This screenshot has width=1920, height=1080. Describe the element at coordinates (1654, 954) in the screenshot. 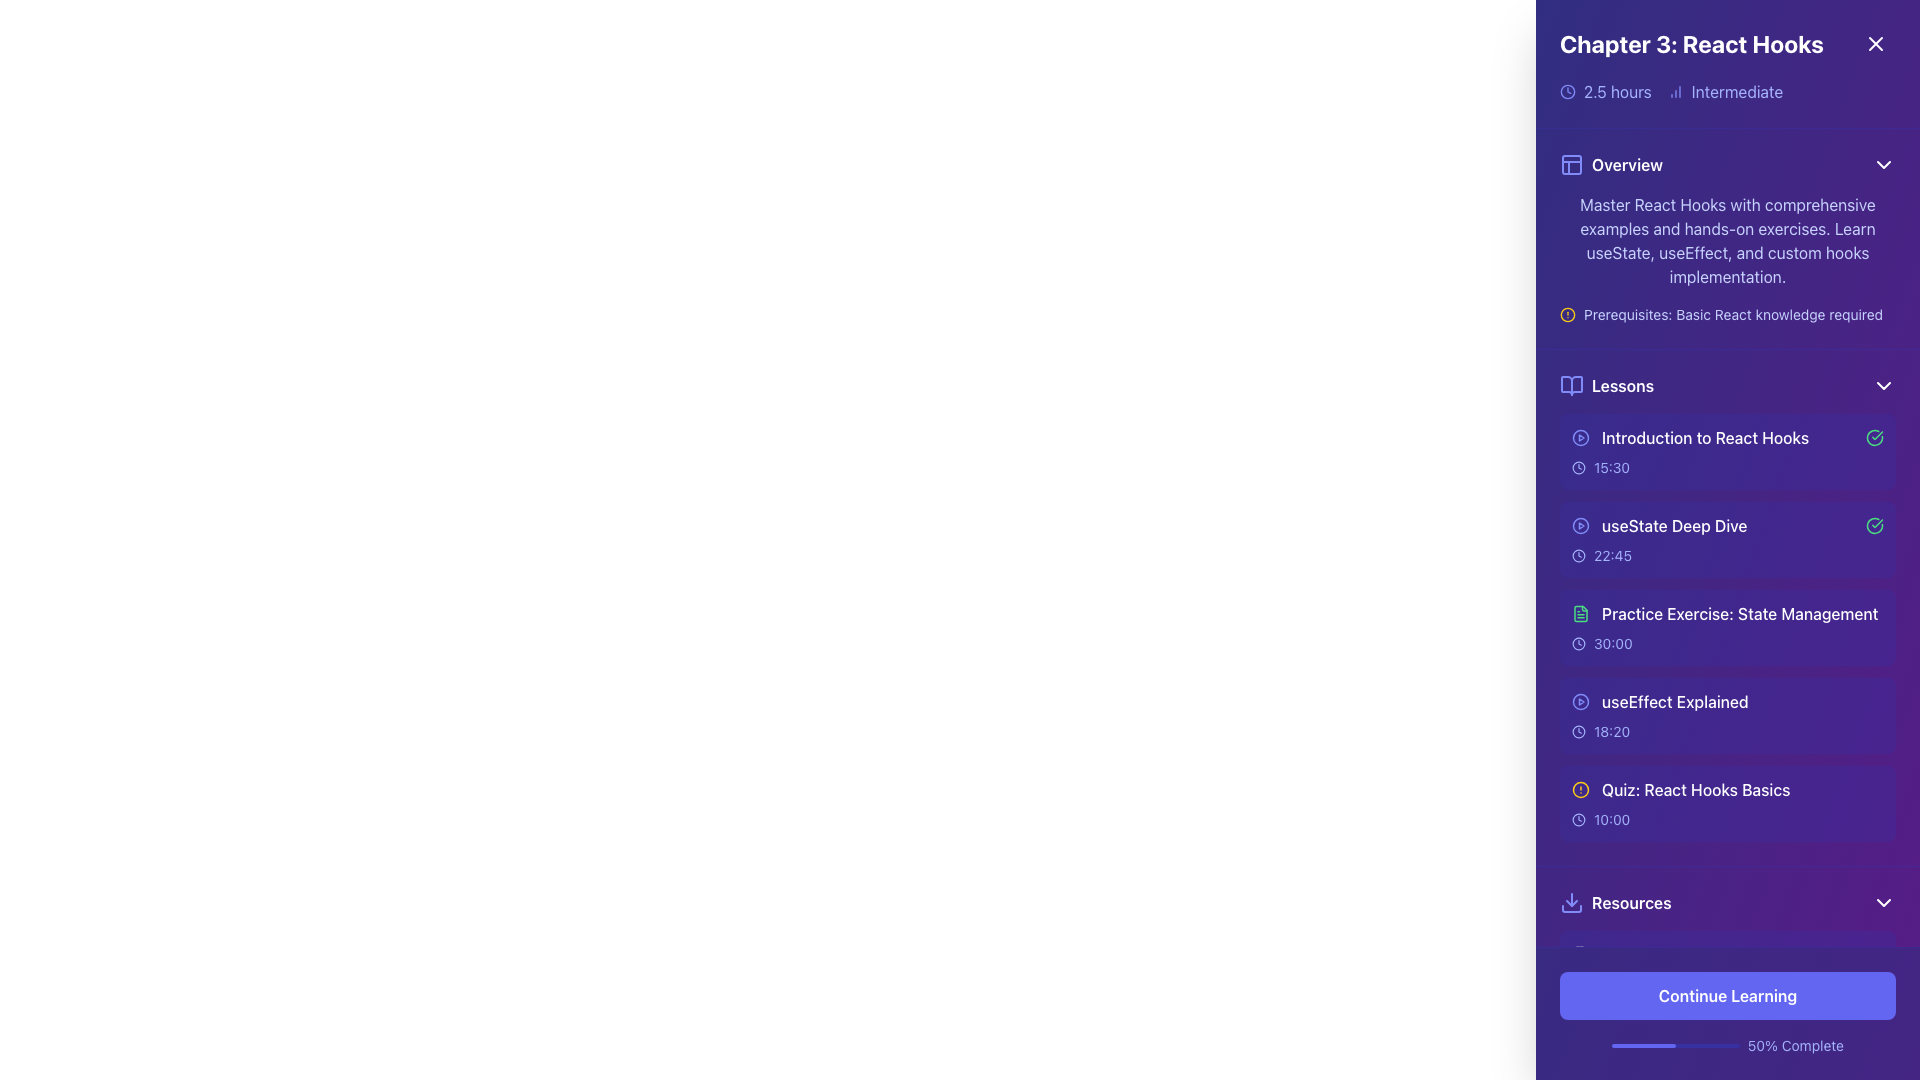

I see `the 'Hooks Cheat Sheet' navigational link in the 'Resources' section` at that location.